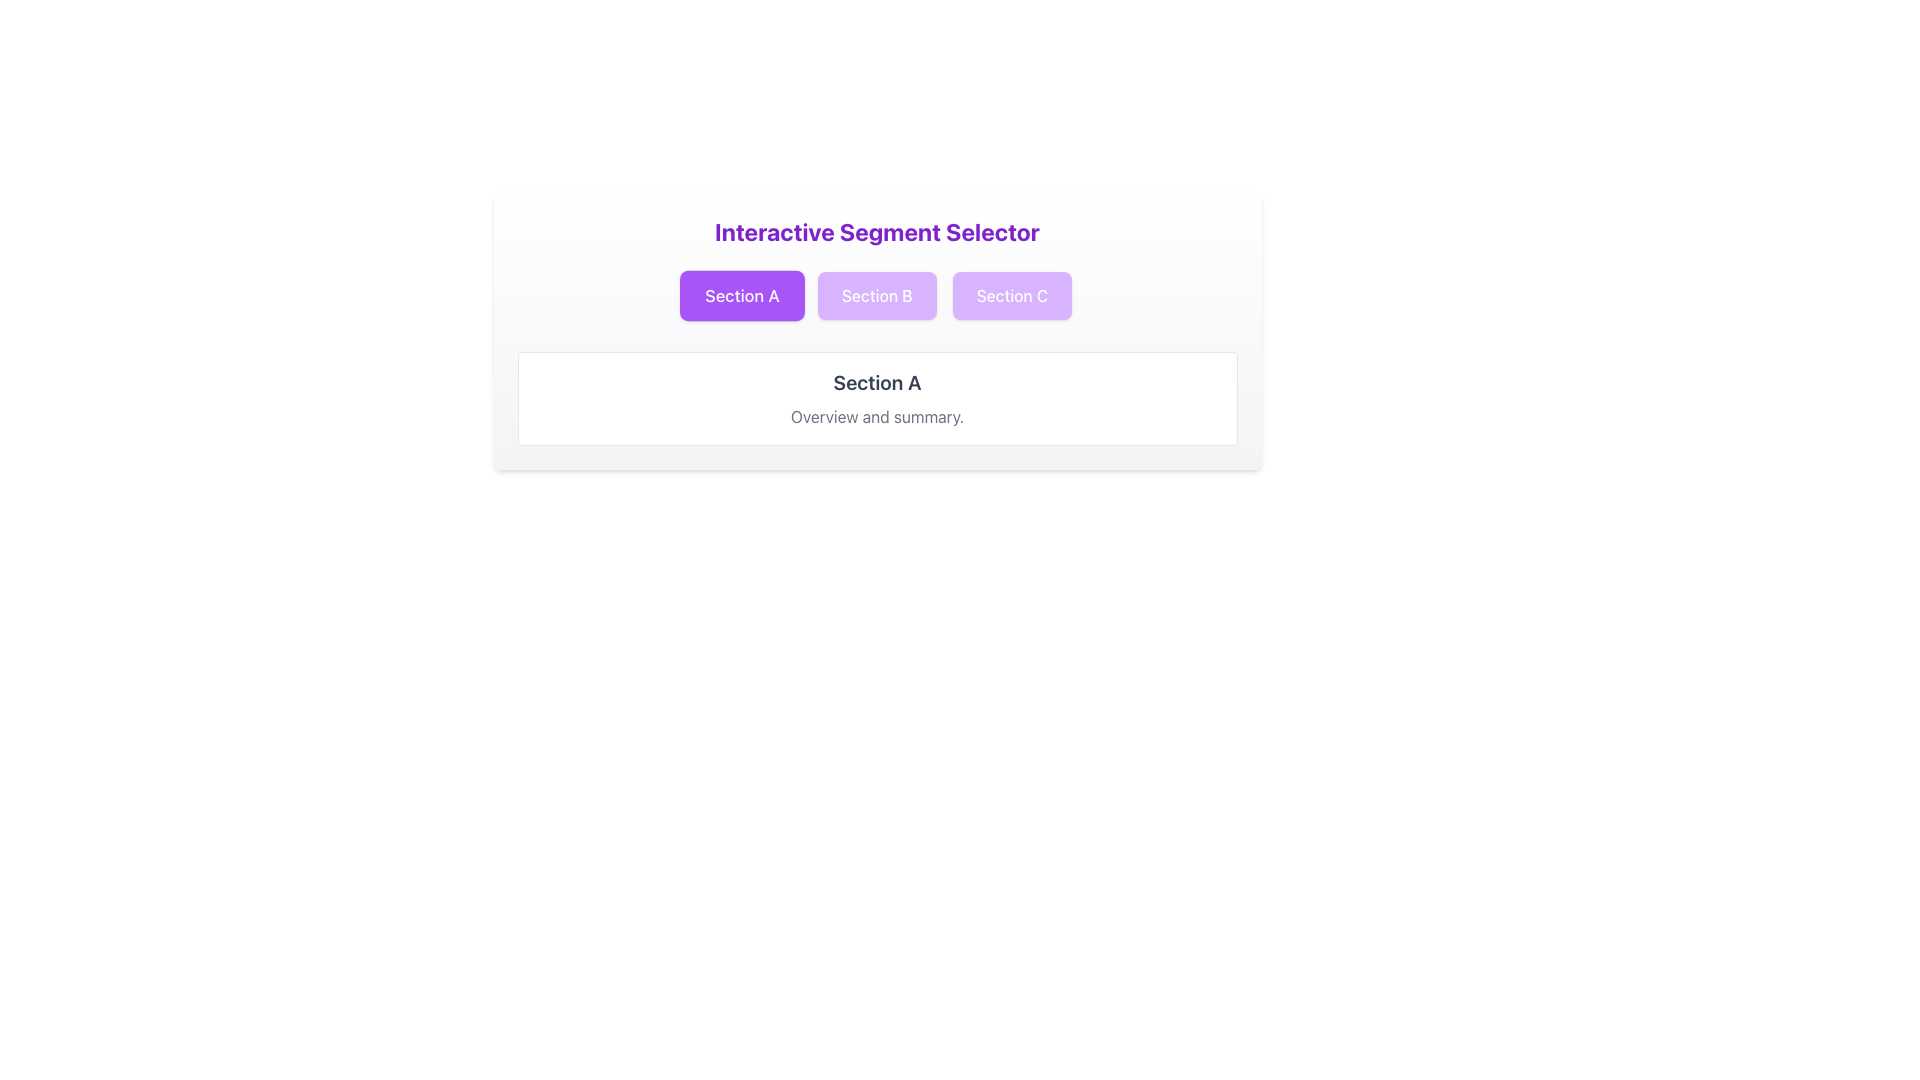 Image resolution: width=1920 pixels, height=1080 pixels. What do you see at coordinates (877, 296) in the screenshot?
I see `the 'Section B' button, which is a rectangle-shaped button with rounded corners, light purple background, and white text` at bounding box center [877, 296].